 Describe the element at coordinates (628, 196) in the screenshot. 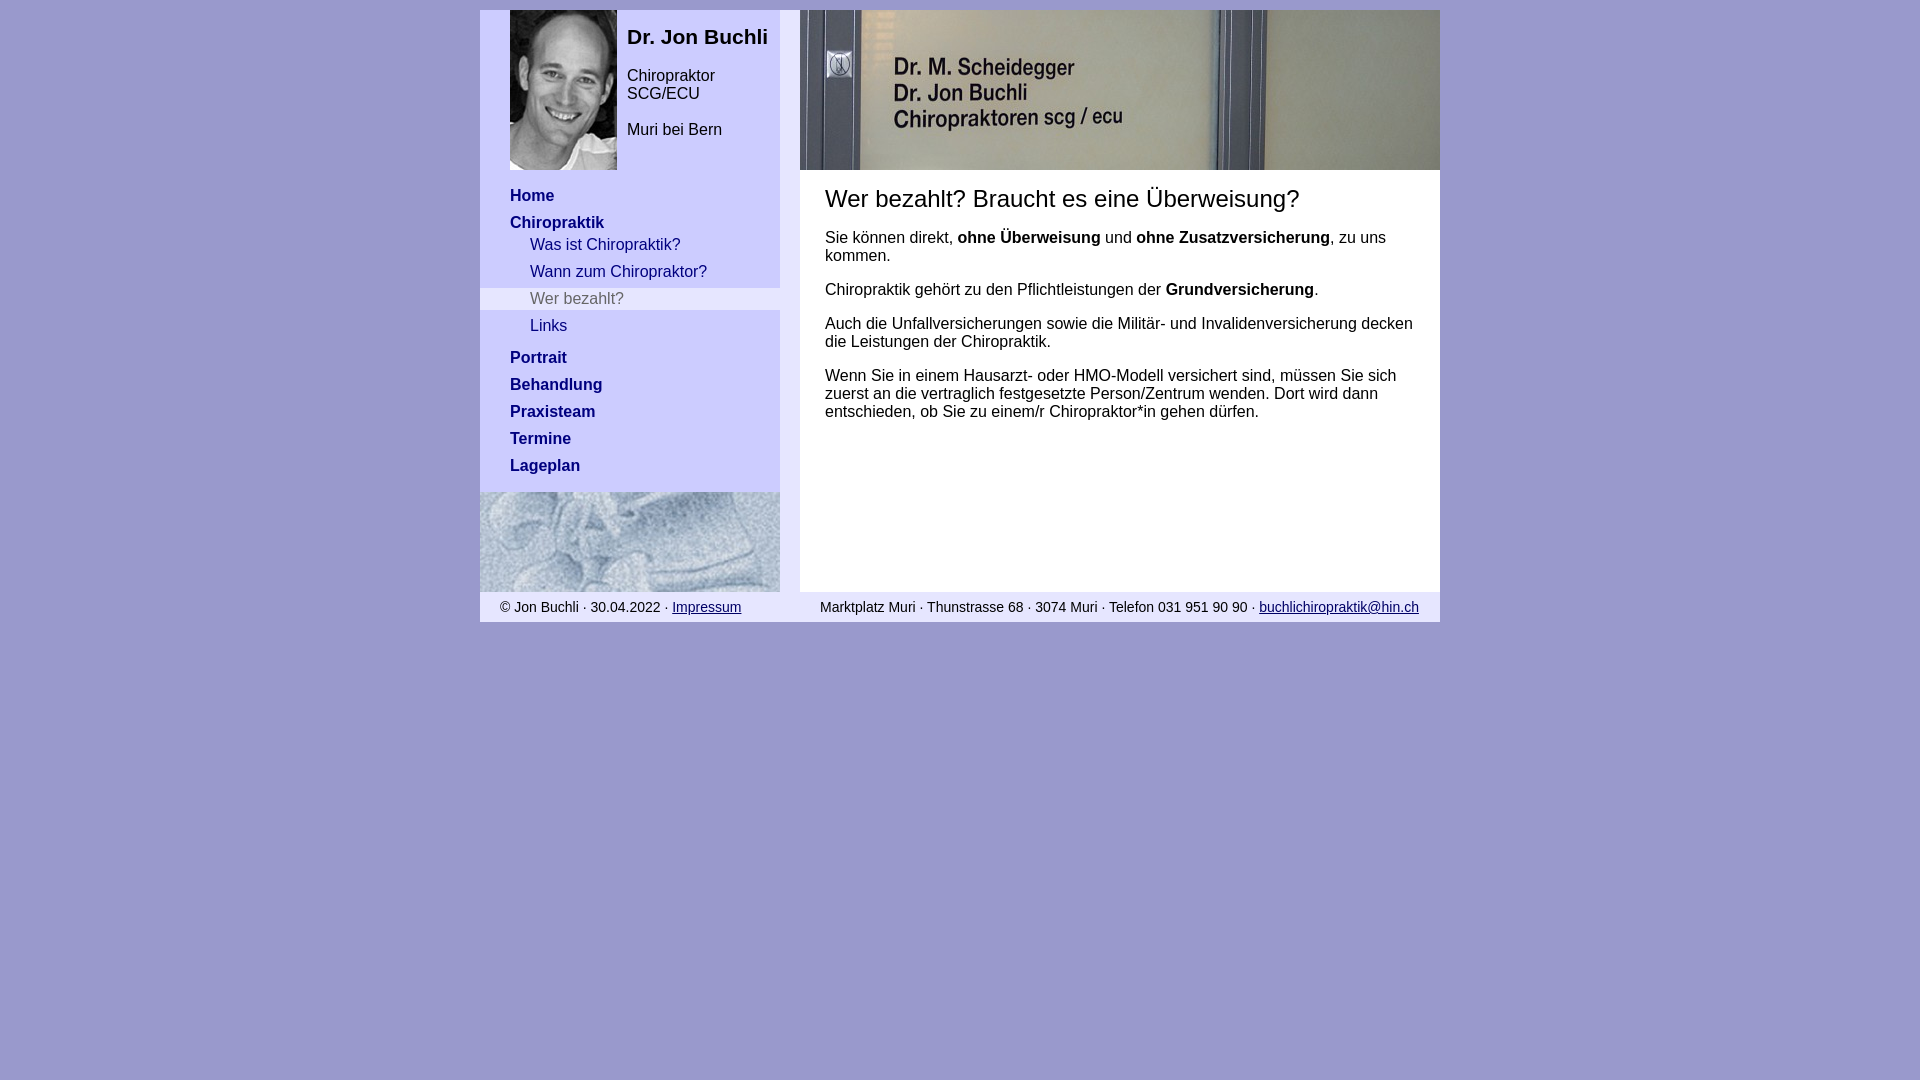

I see `'Home'` at that location.